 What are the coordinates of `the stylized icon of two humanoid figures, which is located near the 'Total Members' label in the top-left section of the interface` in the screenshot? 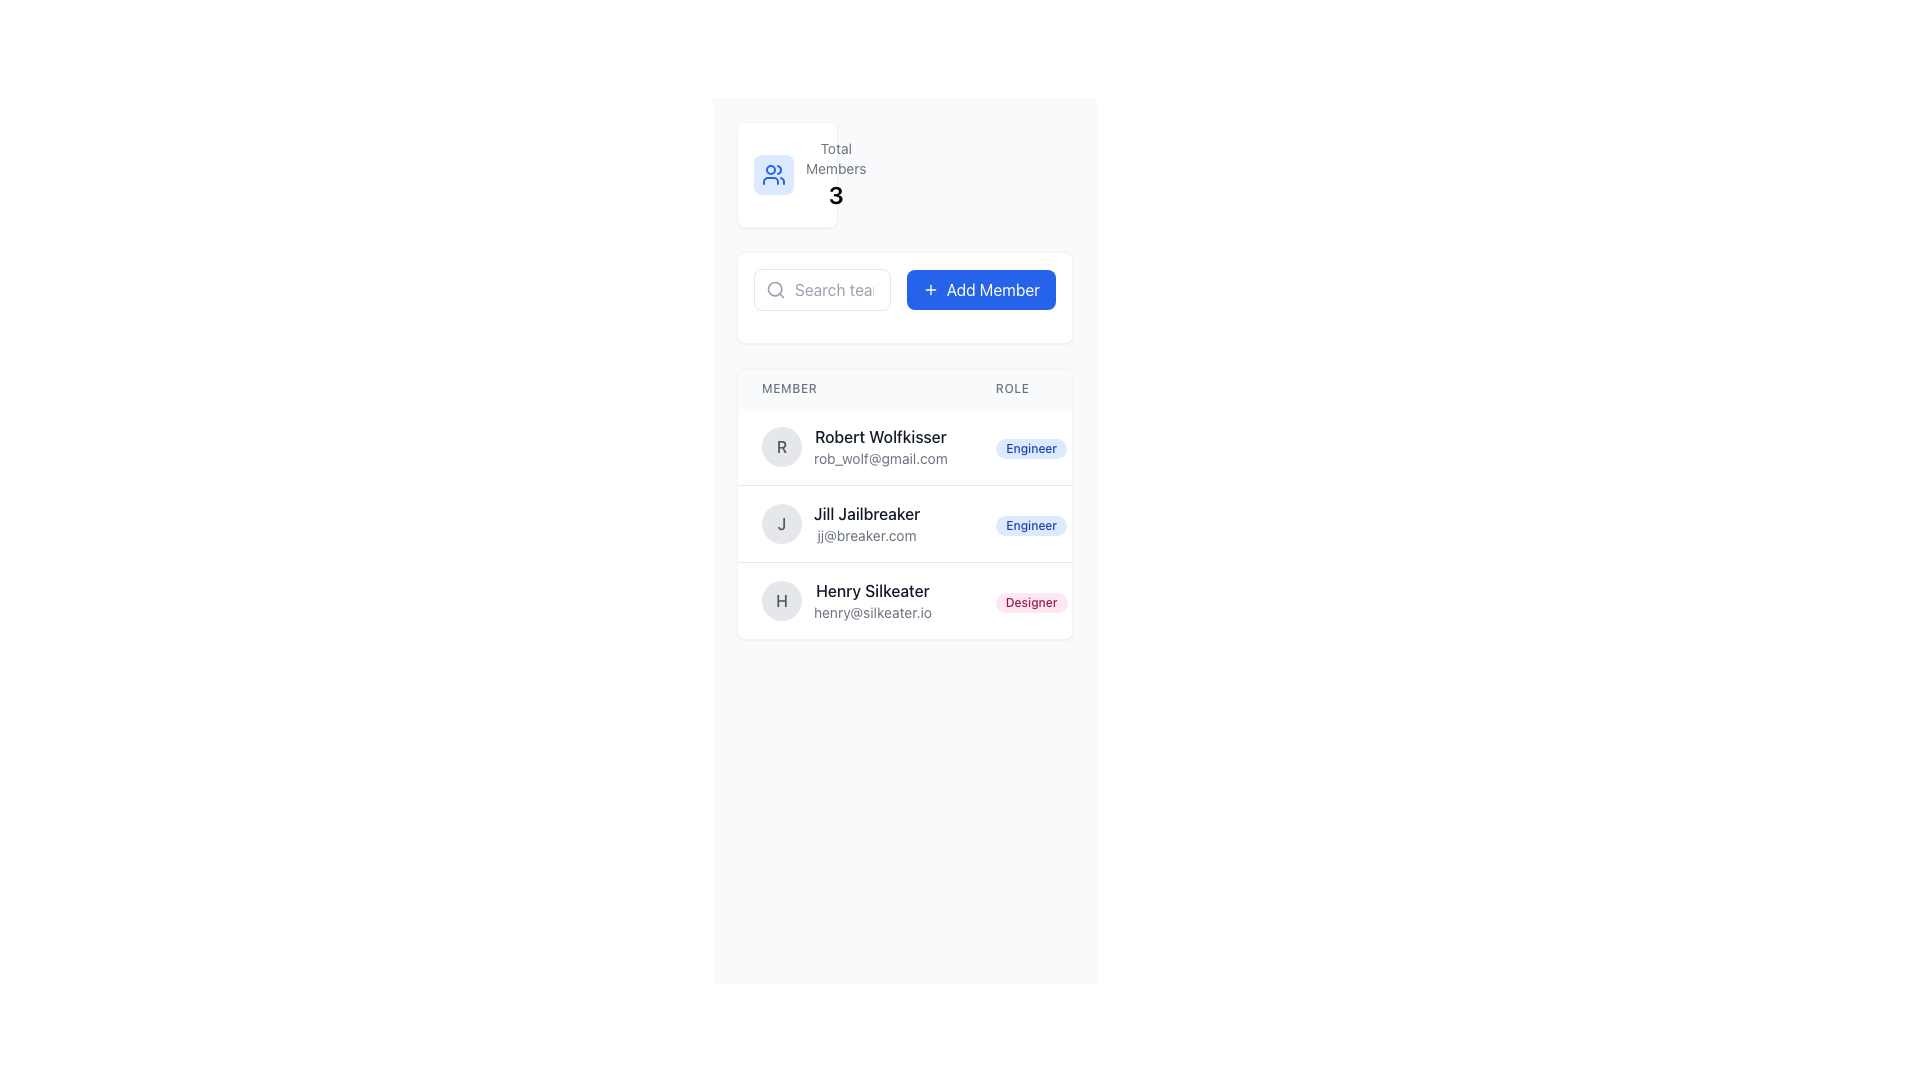 It's located at (772, 173).